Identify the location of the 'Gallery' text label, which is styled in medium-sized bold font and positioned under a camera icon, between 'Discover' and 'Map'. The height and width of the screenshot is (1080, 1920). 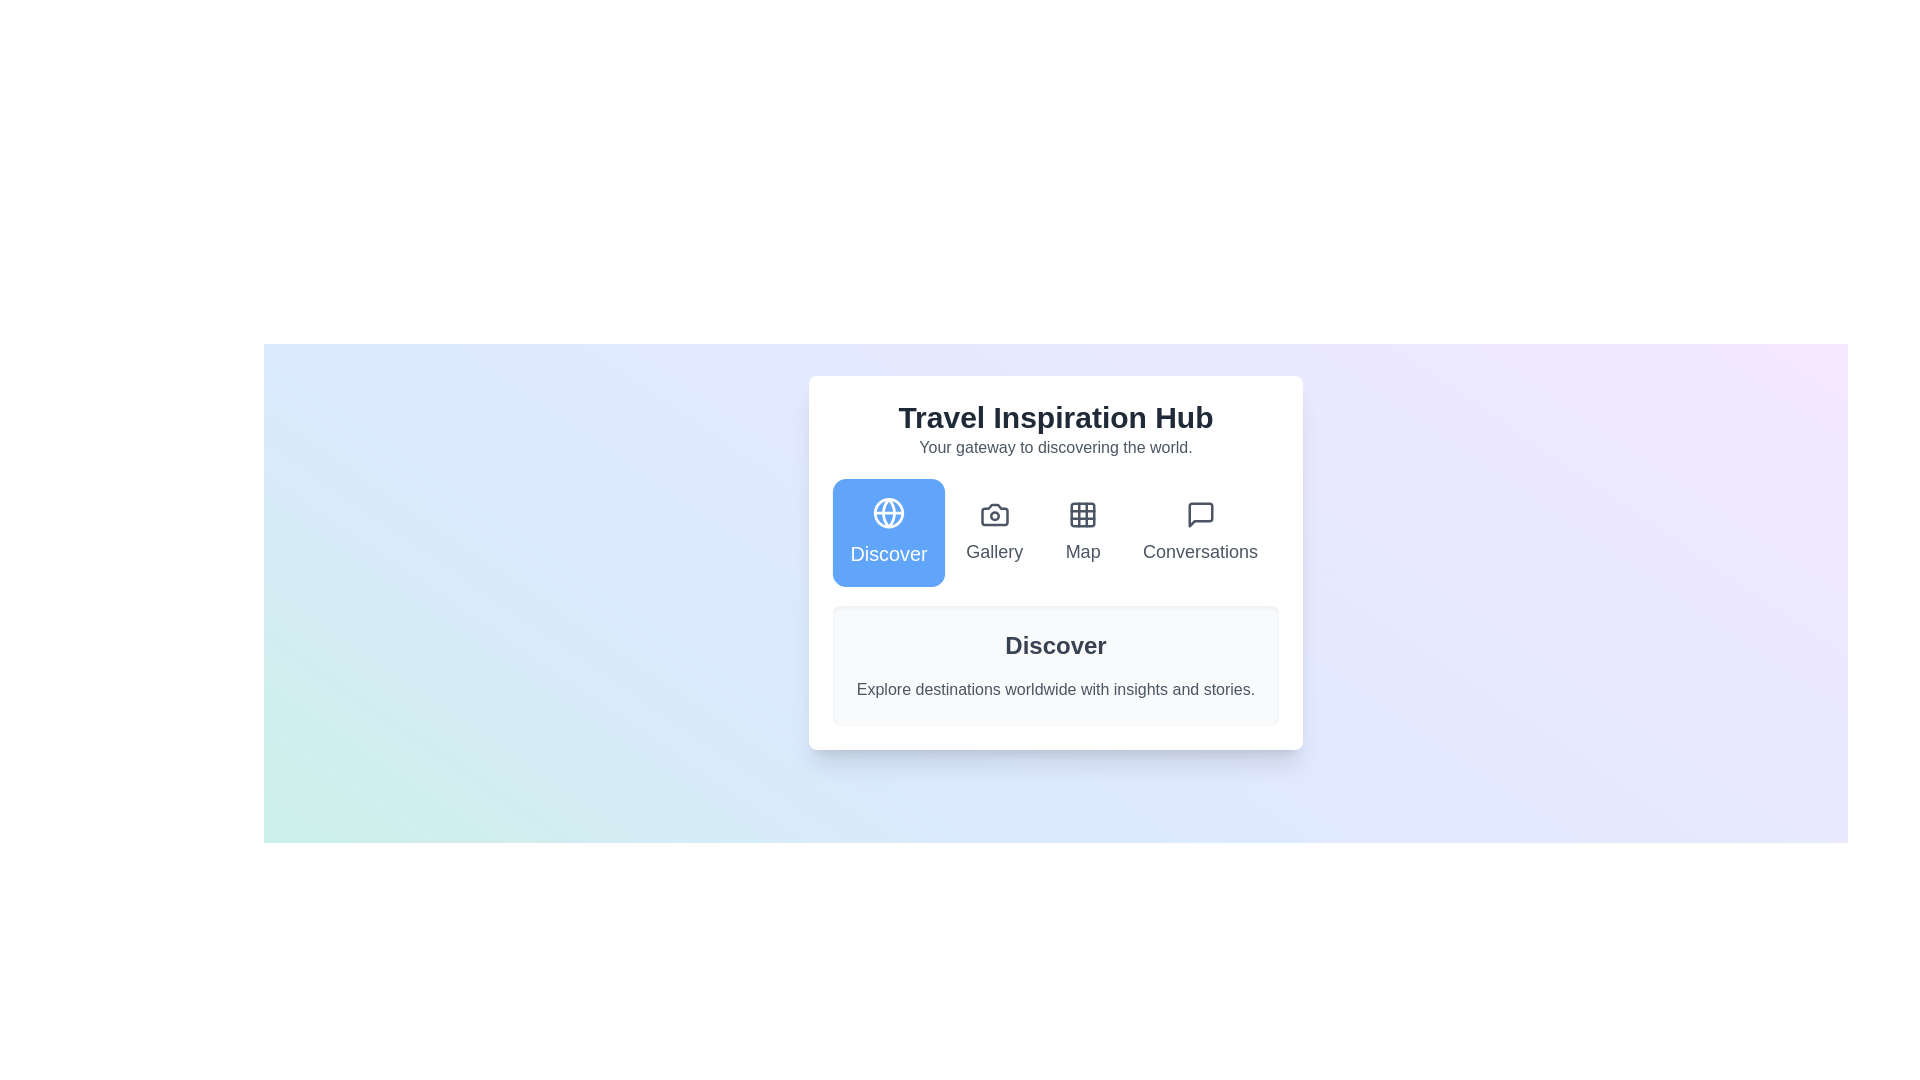
(994, 551).